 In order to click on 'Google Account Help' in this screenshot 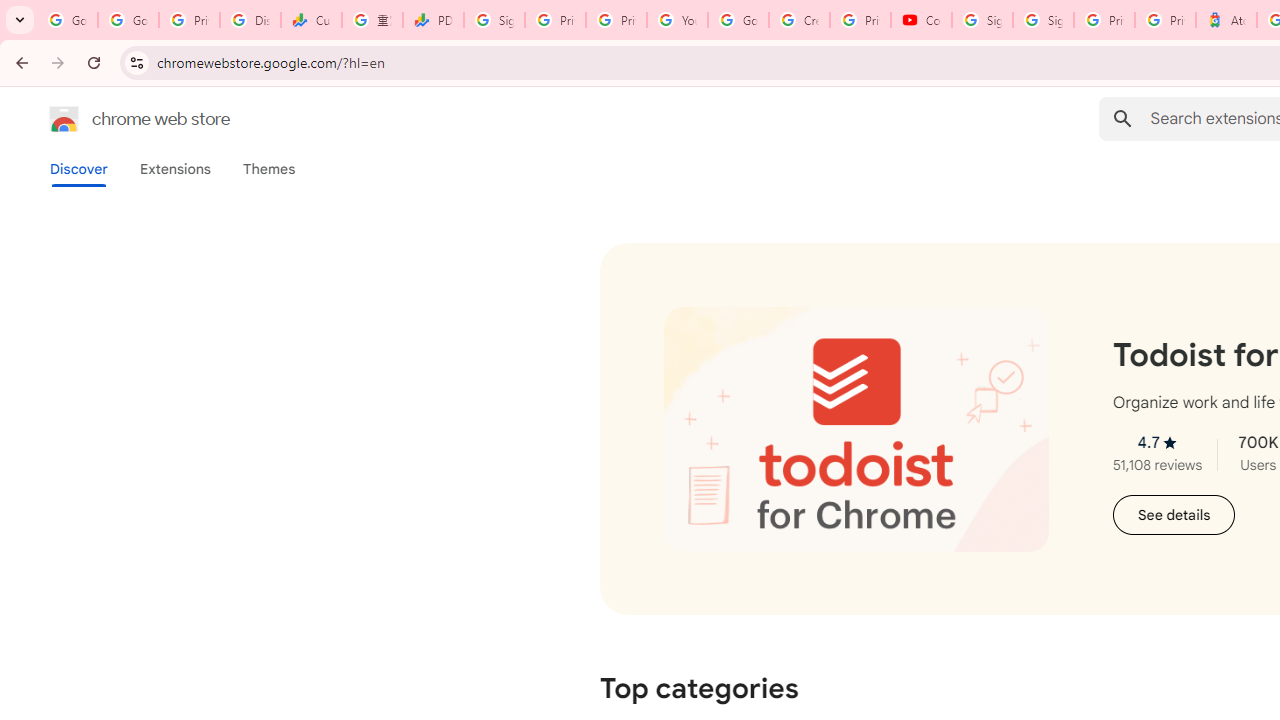, I will do `click(737, 20)`.